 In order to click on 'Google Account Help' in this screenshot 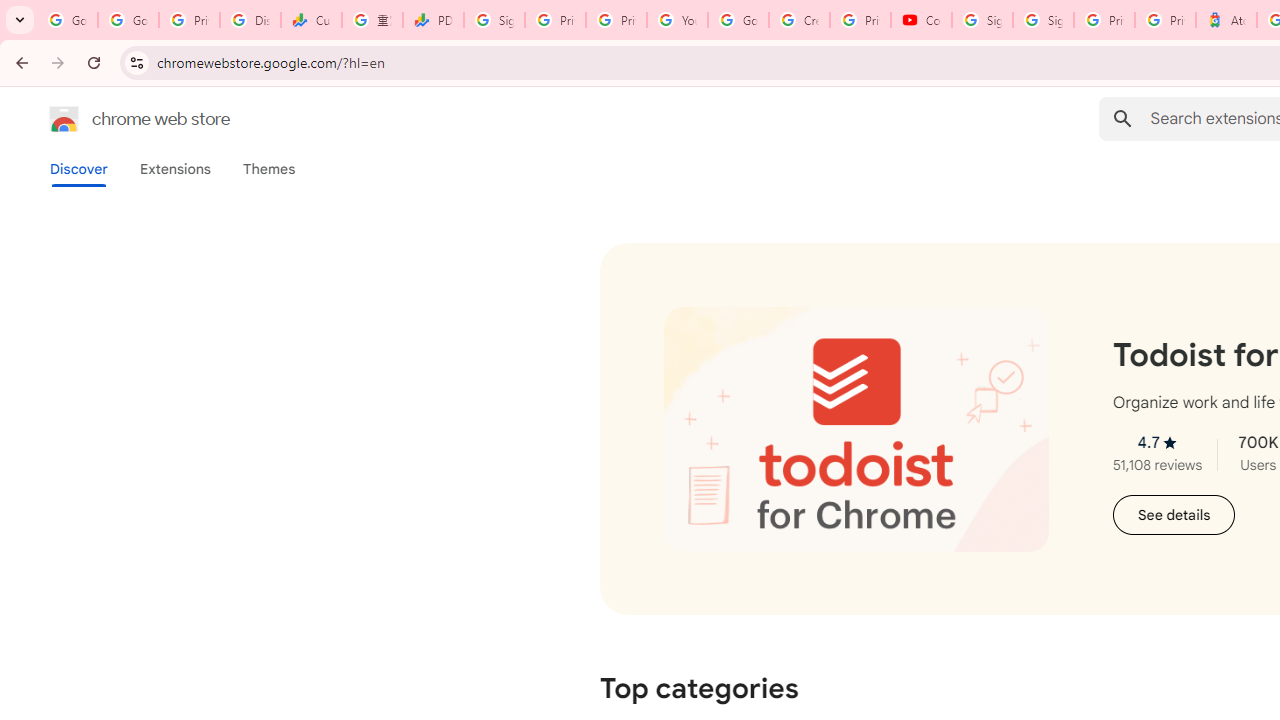, I will do `click(737, 20)`.